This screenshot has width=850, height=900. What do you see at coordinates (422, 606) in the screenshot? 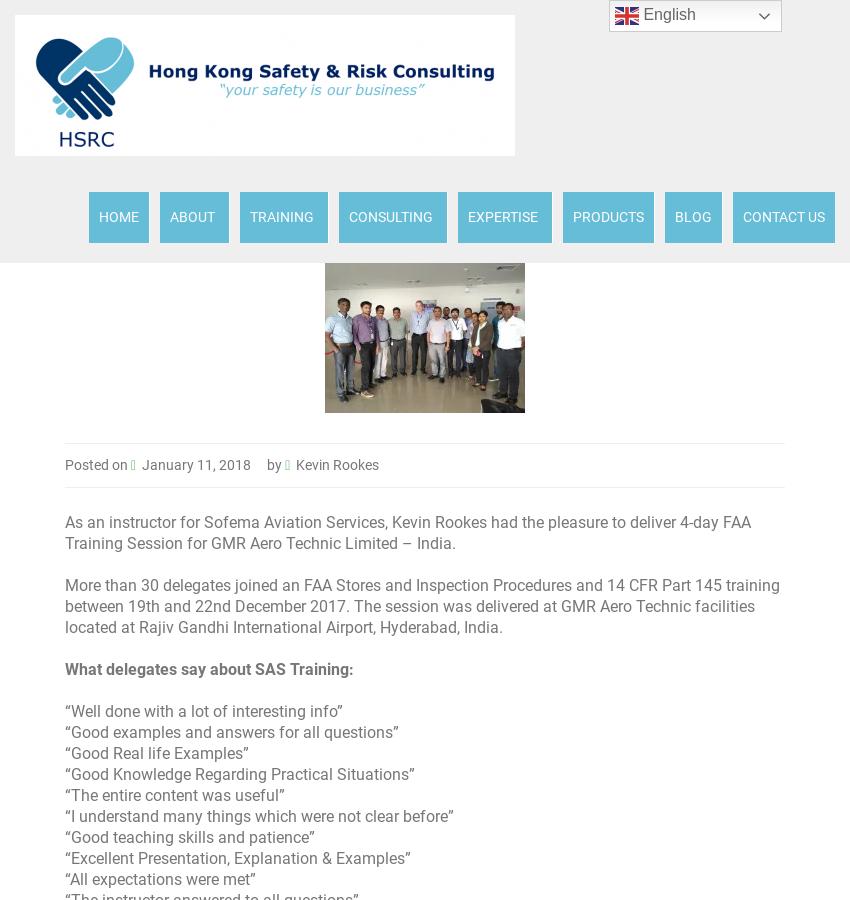
I see `'More than 30 delegates joined an FAA Stores and Inspection Procedures and 14 CFR Part 145 training between 19th and 22nd December 2017. The session was delivered at GMR Aero Technic facilities located at Rajiv Gandhi International Airport, Hyderabad, India.'` at bounding box center [422, 606].